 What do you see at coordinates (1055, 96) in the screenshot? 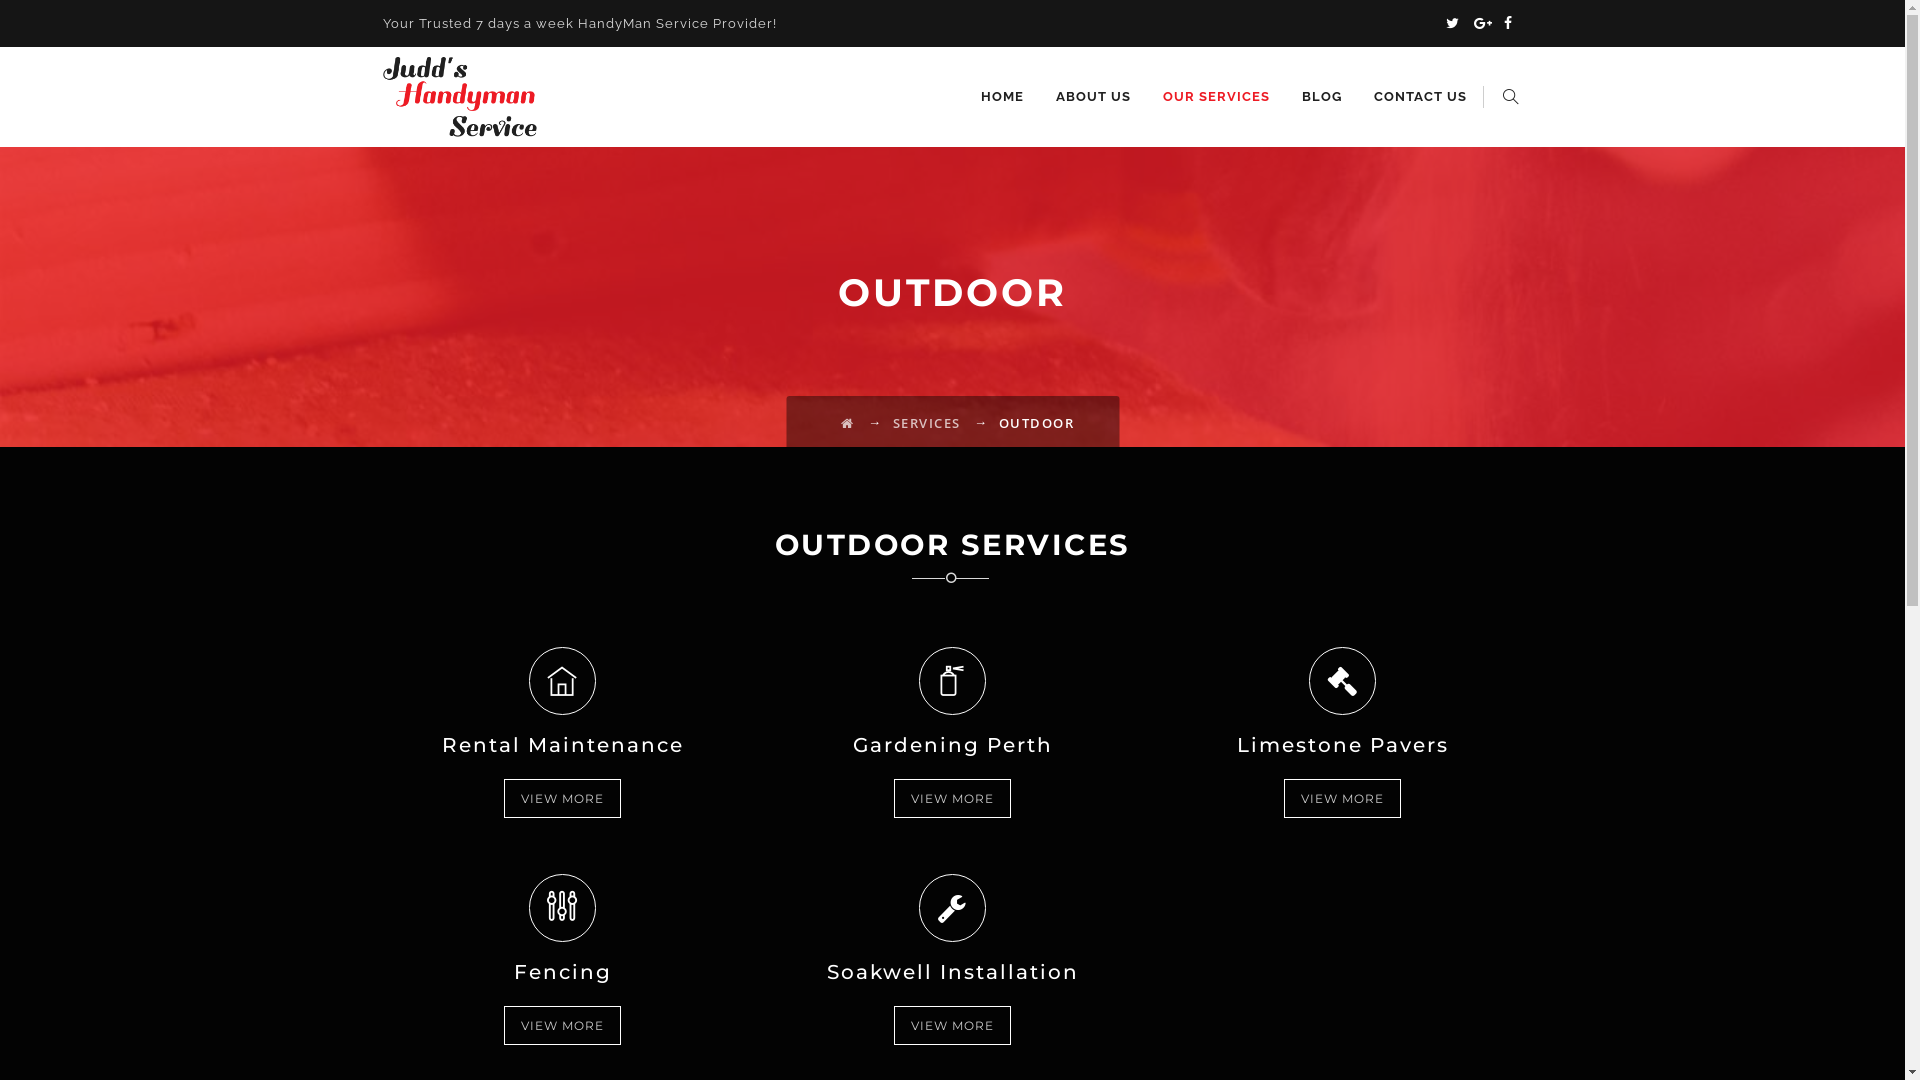
I see `'ABOUT US'` at bounding box center [1055, 96].